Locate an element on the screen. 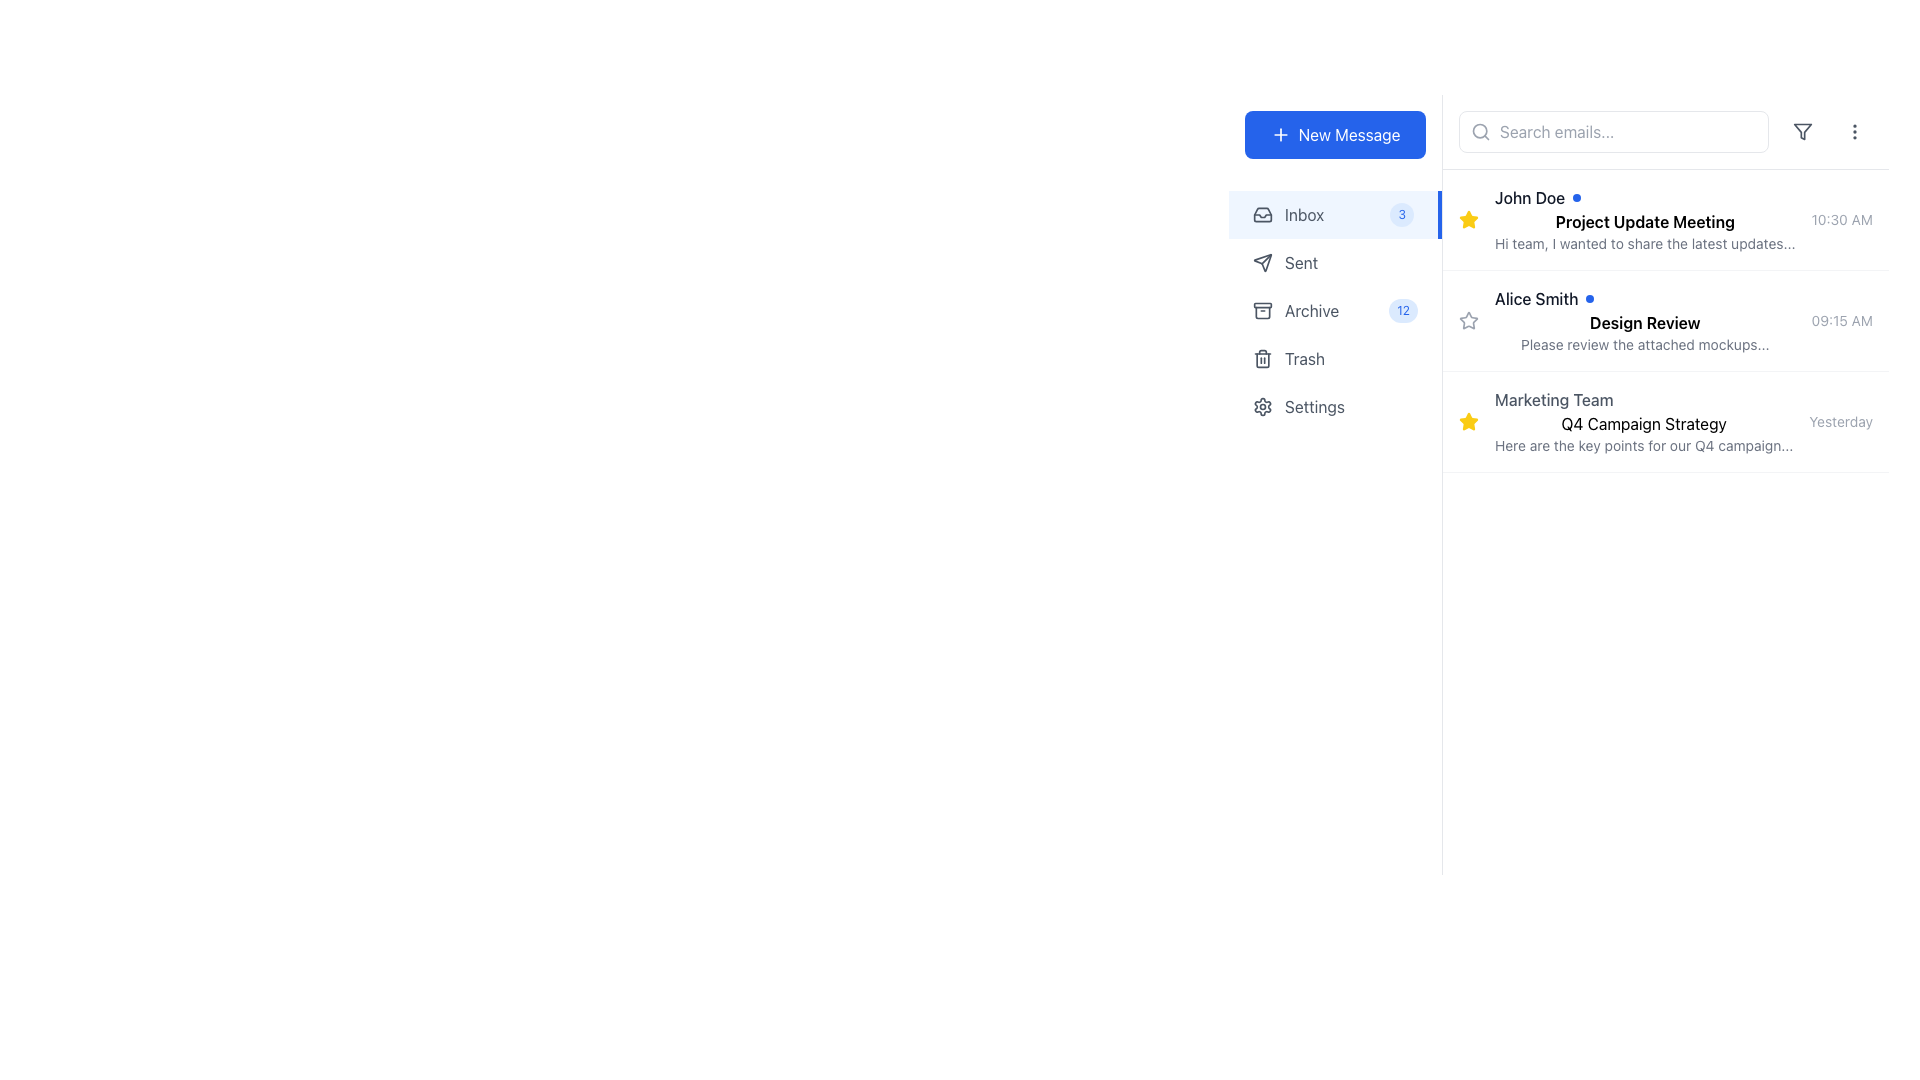  the circular shape within the search icon, which signifies a search function, located to the left of the search bar at the top of the email list section is located at coordinates (1480, 131).